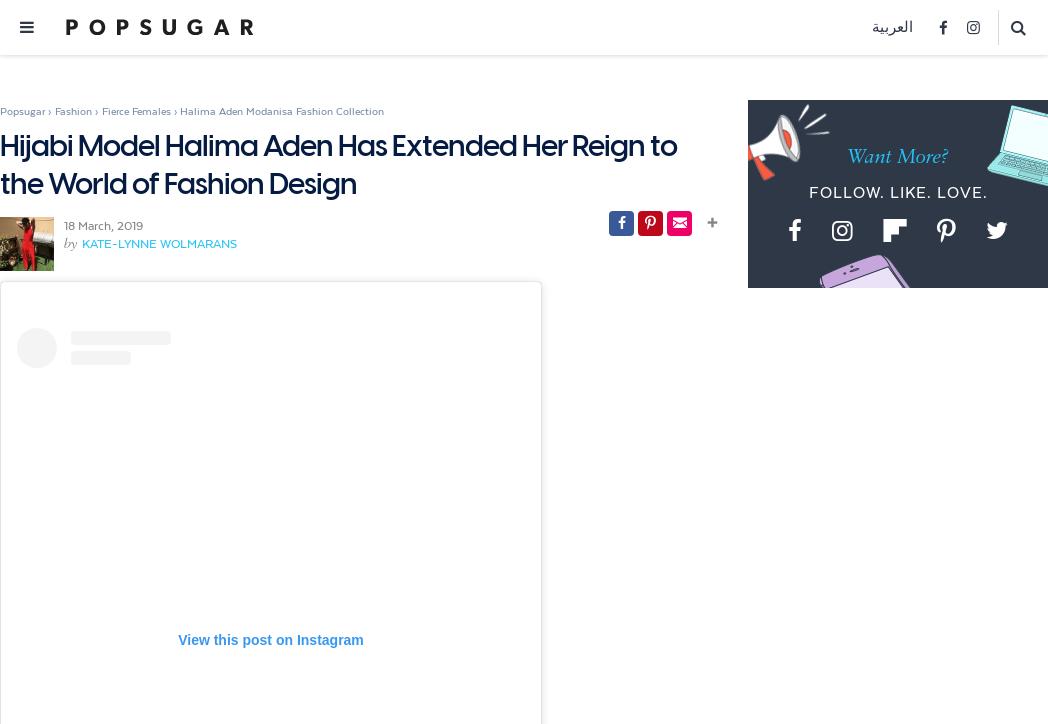  I want to click on 'View this post on Instagram', so click(269, 639).